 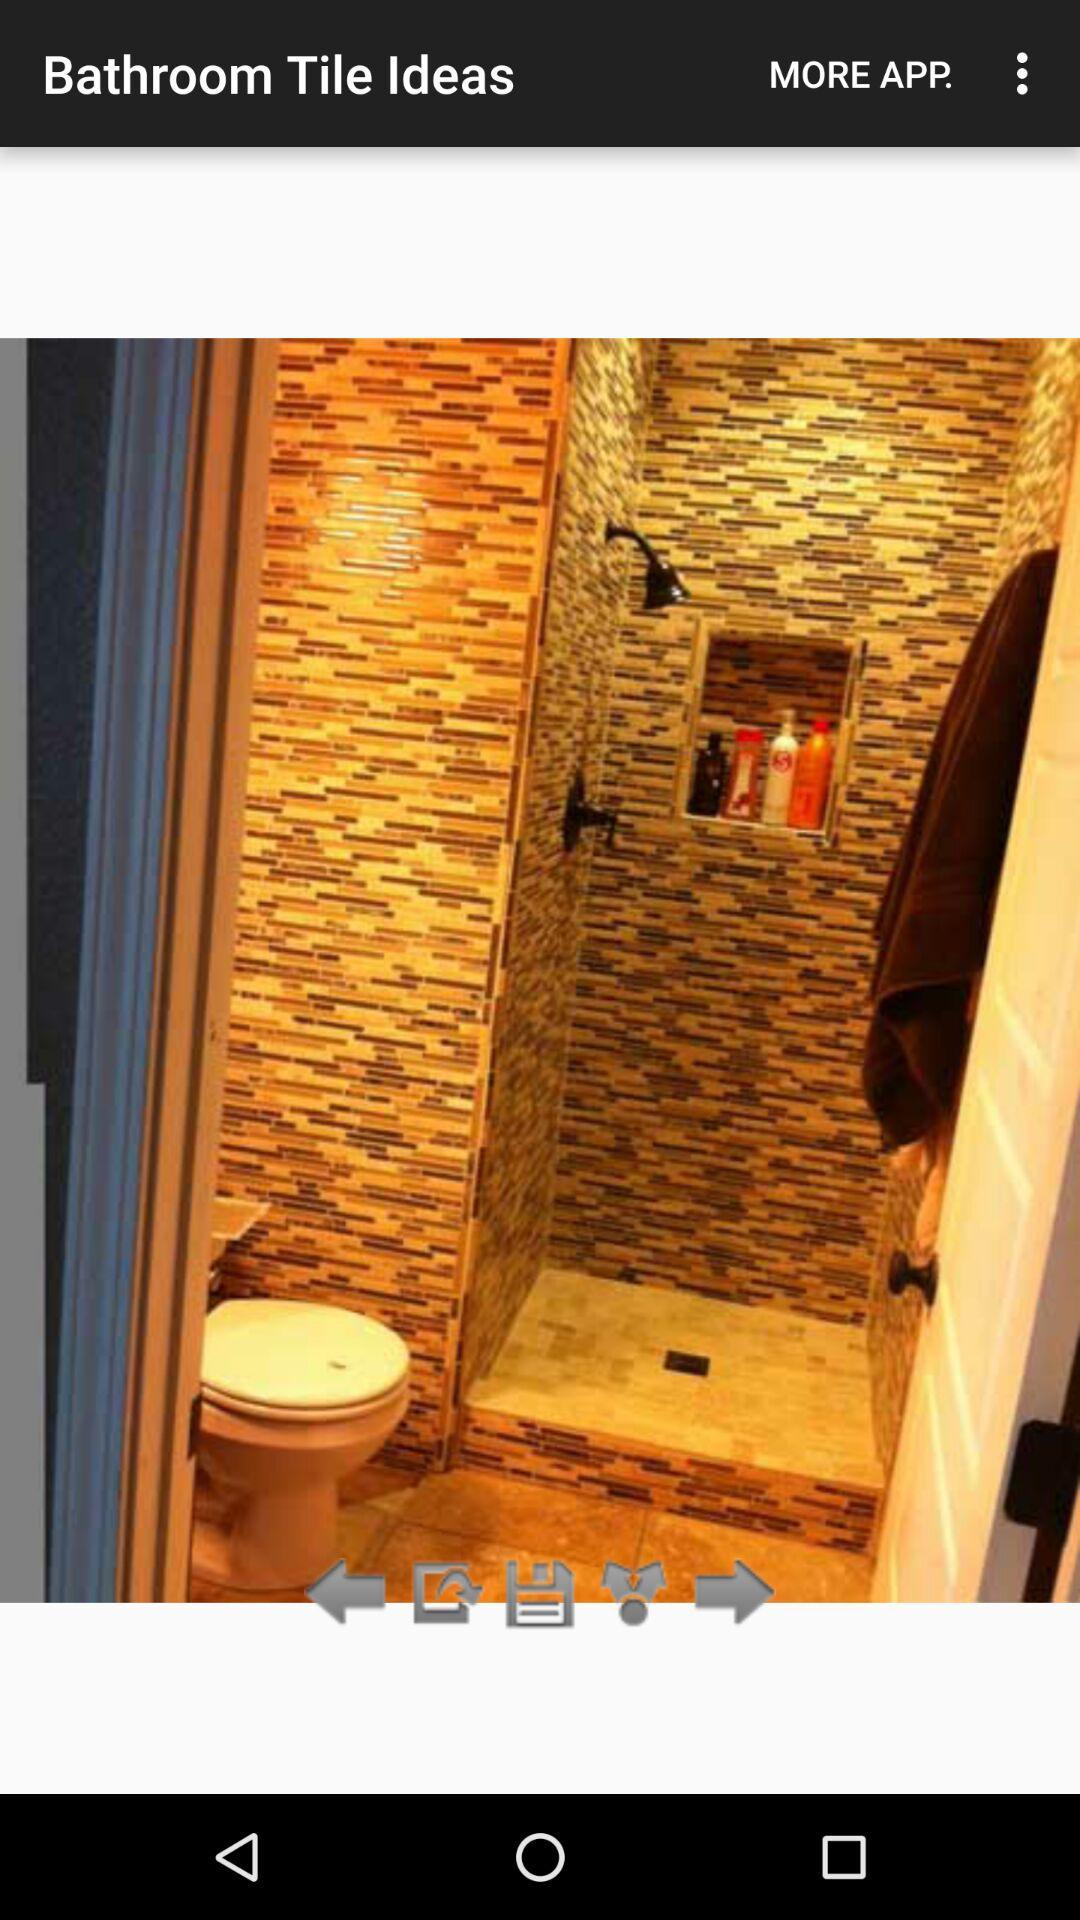 I want to click on move to next image, so click(x=729, y=1593).